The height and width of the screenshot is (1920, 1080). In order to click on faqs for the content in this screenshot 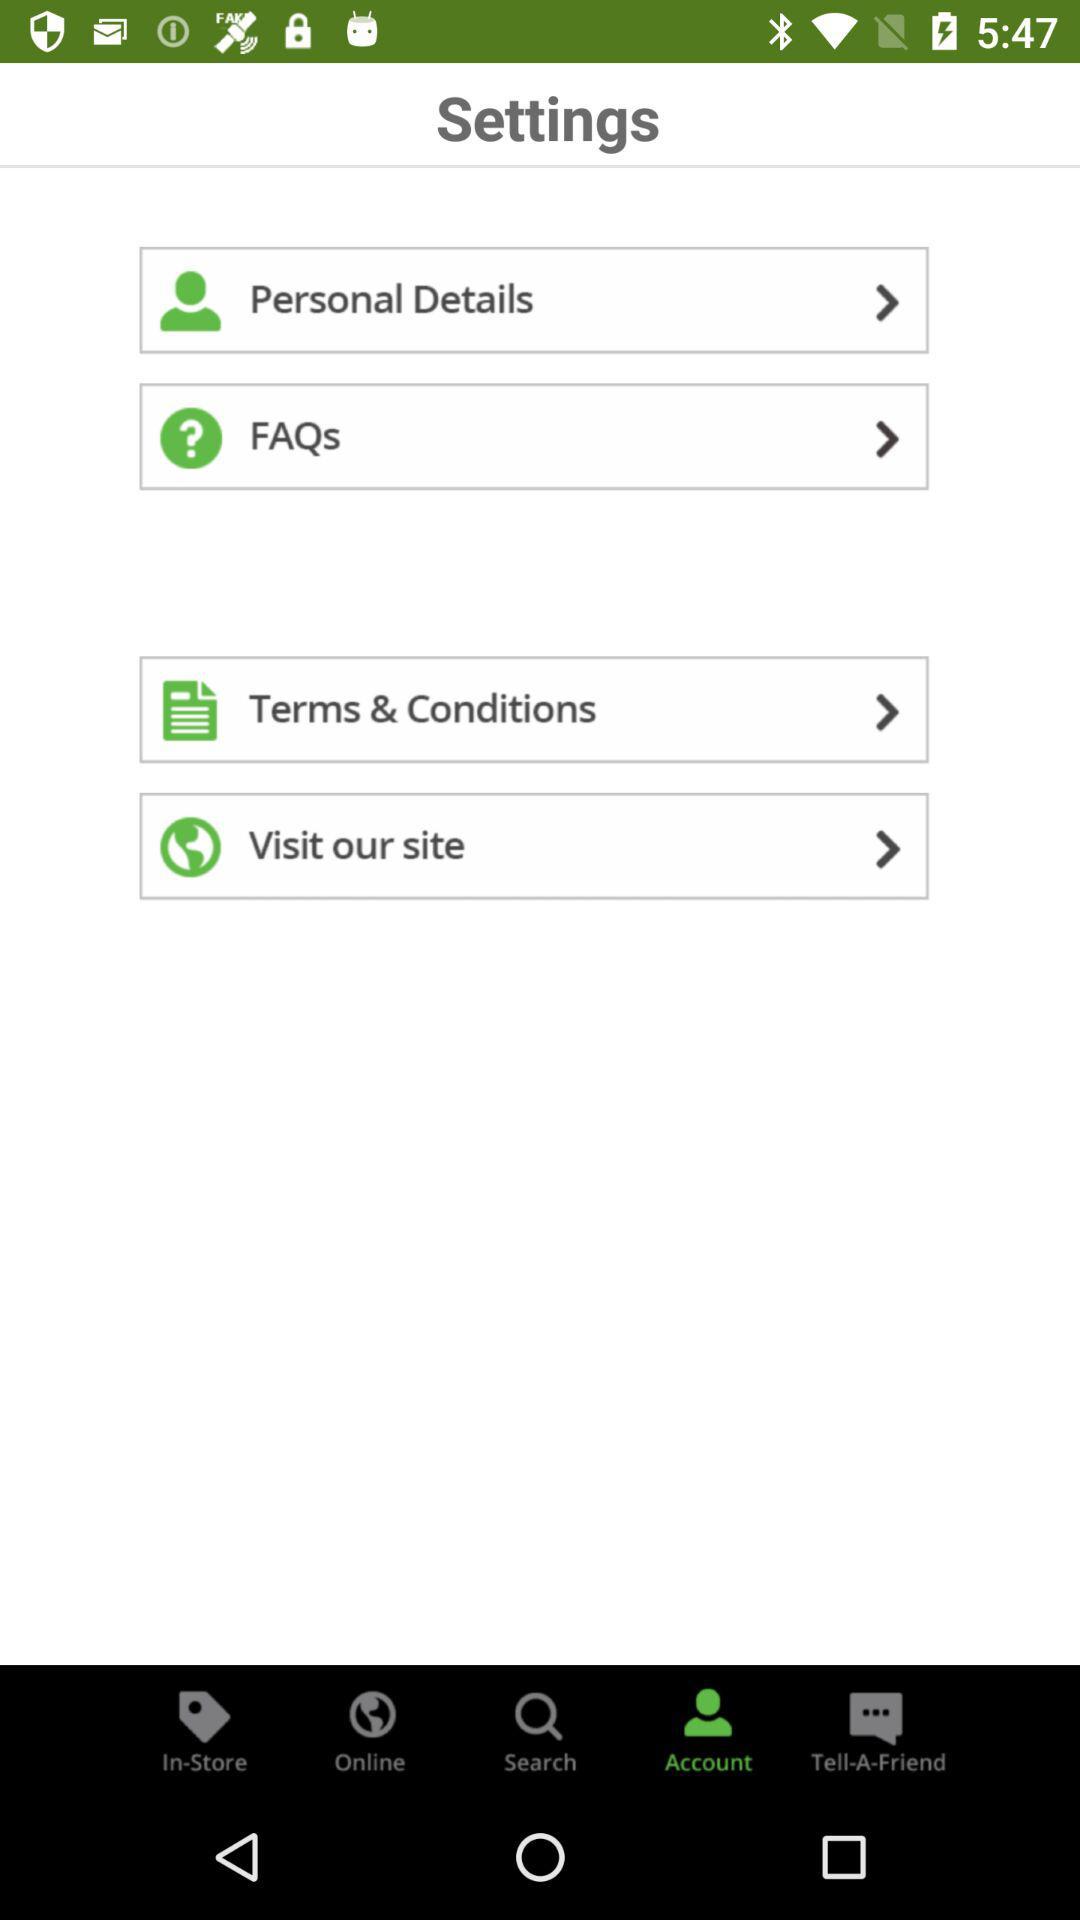, I will do `click(540, 440)`.